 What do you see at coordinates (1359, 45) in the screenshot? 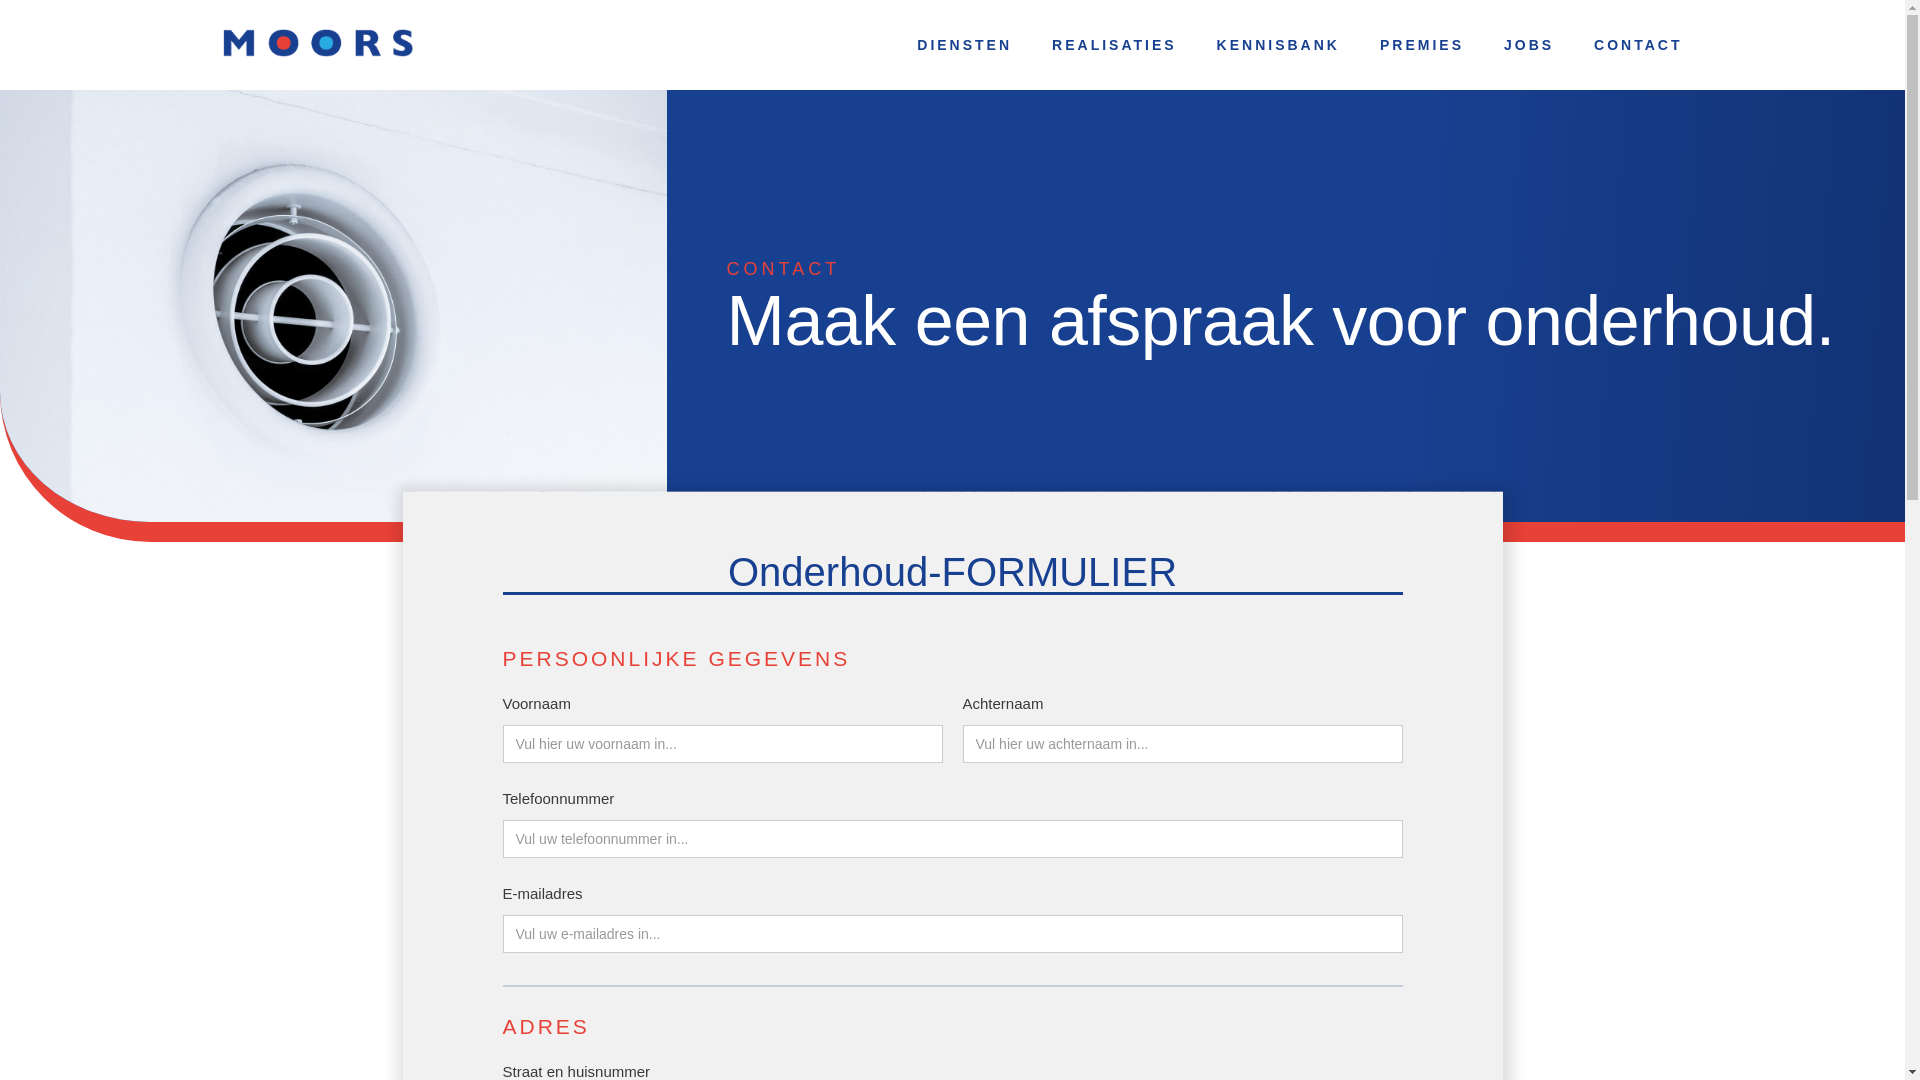
I see `'PREMIES'` at bounding box center [1359, 45].